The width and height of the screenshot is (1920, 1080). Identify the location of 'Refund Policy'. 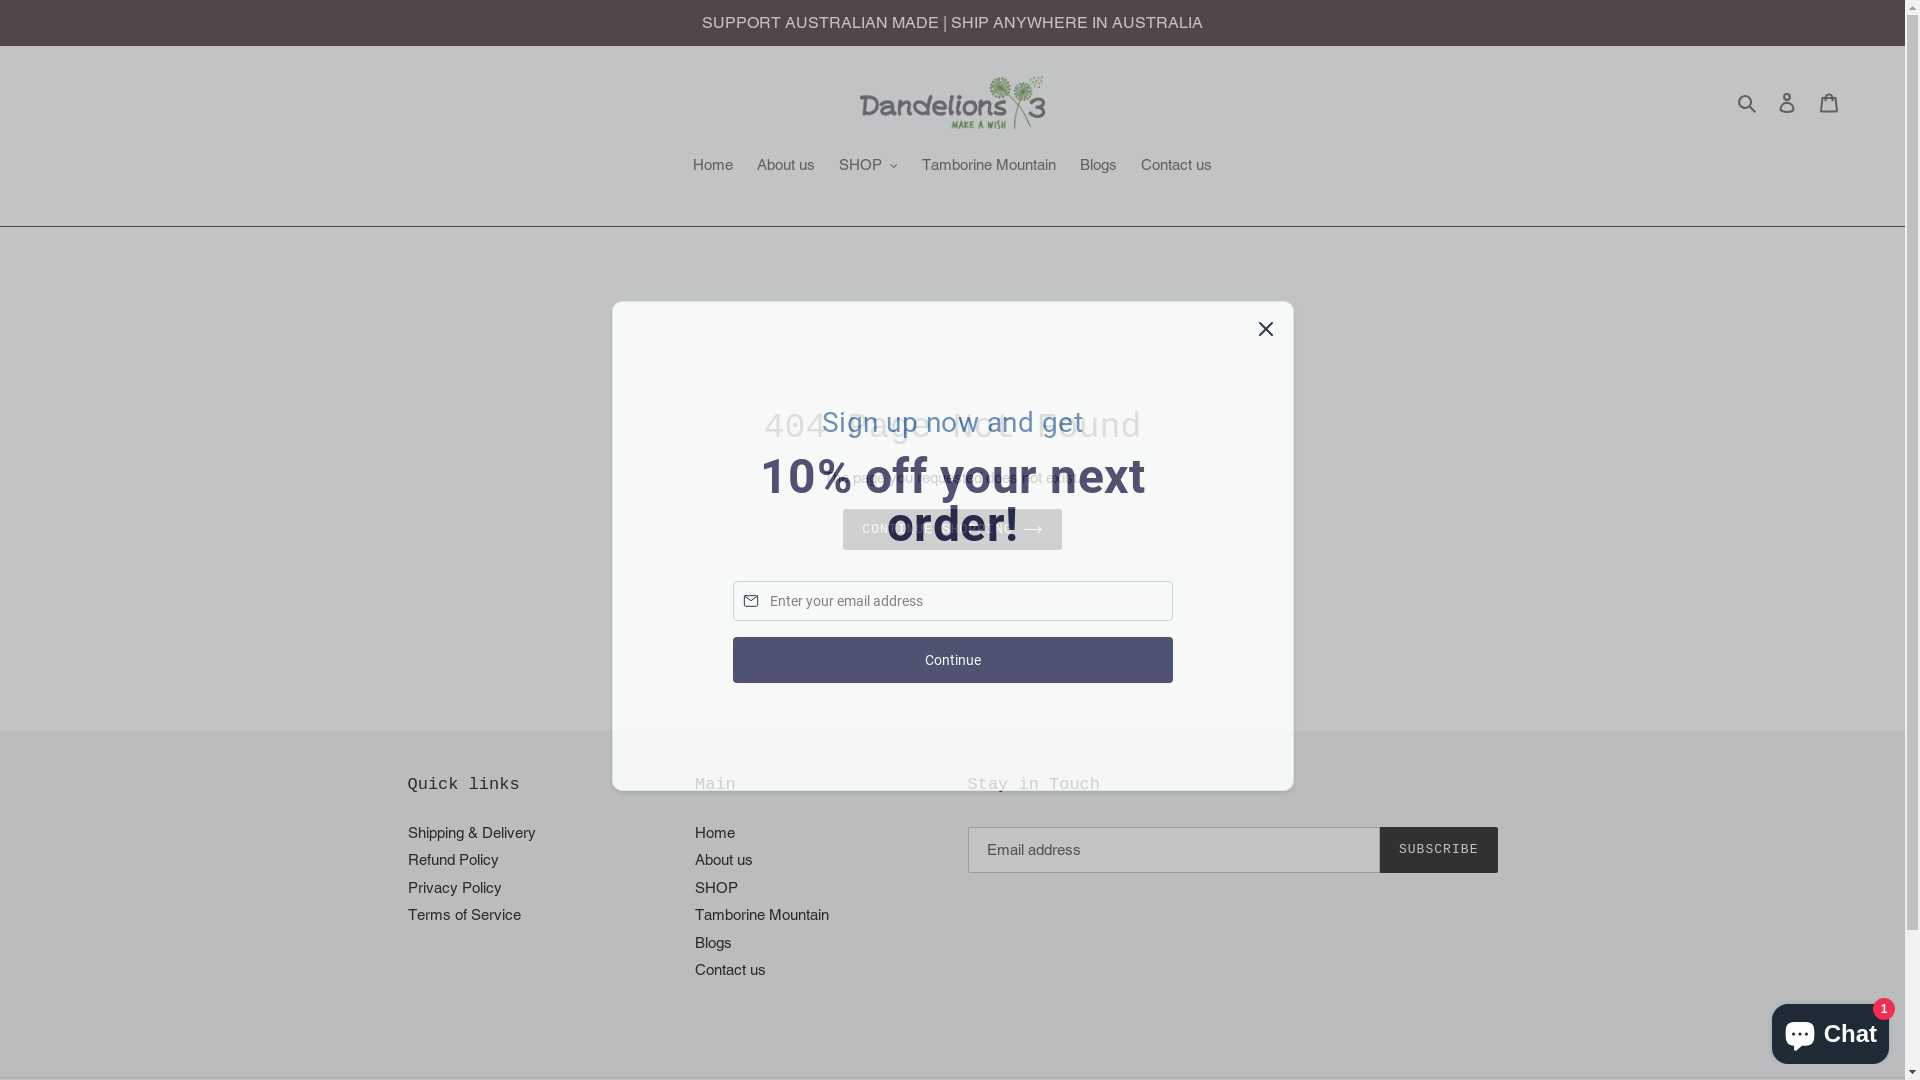
(452, 858).